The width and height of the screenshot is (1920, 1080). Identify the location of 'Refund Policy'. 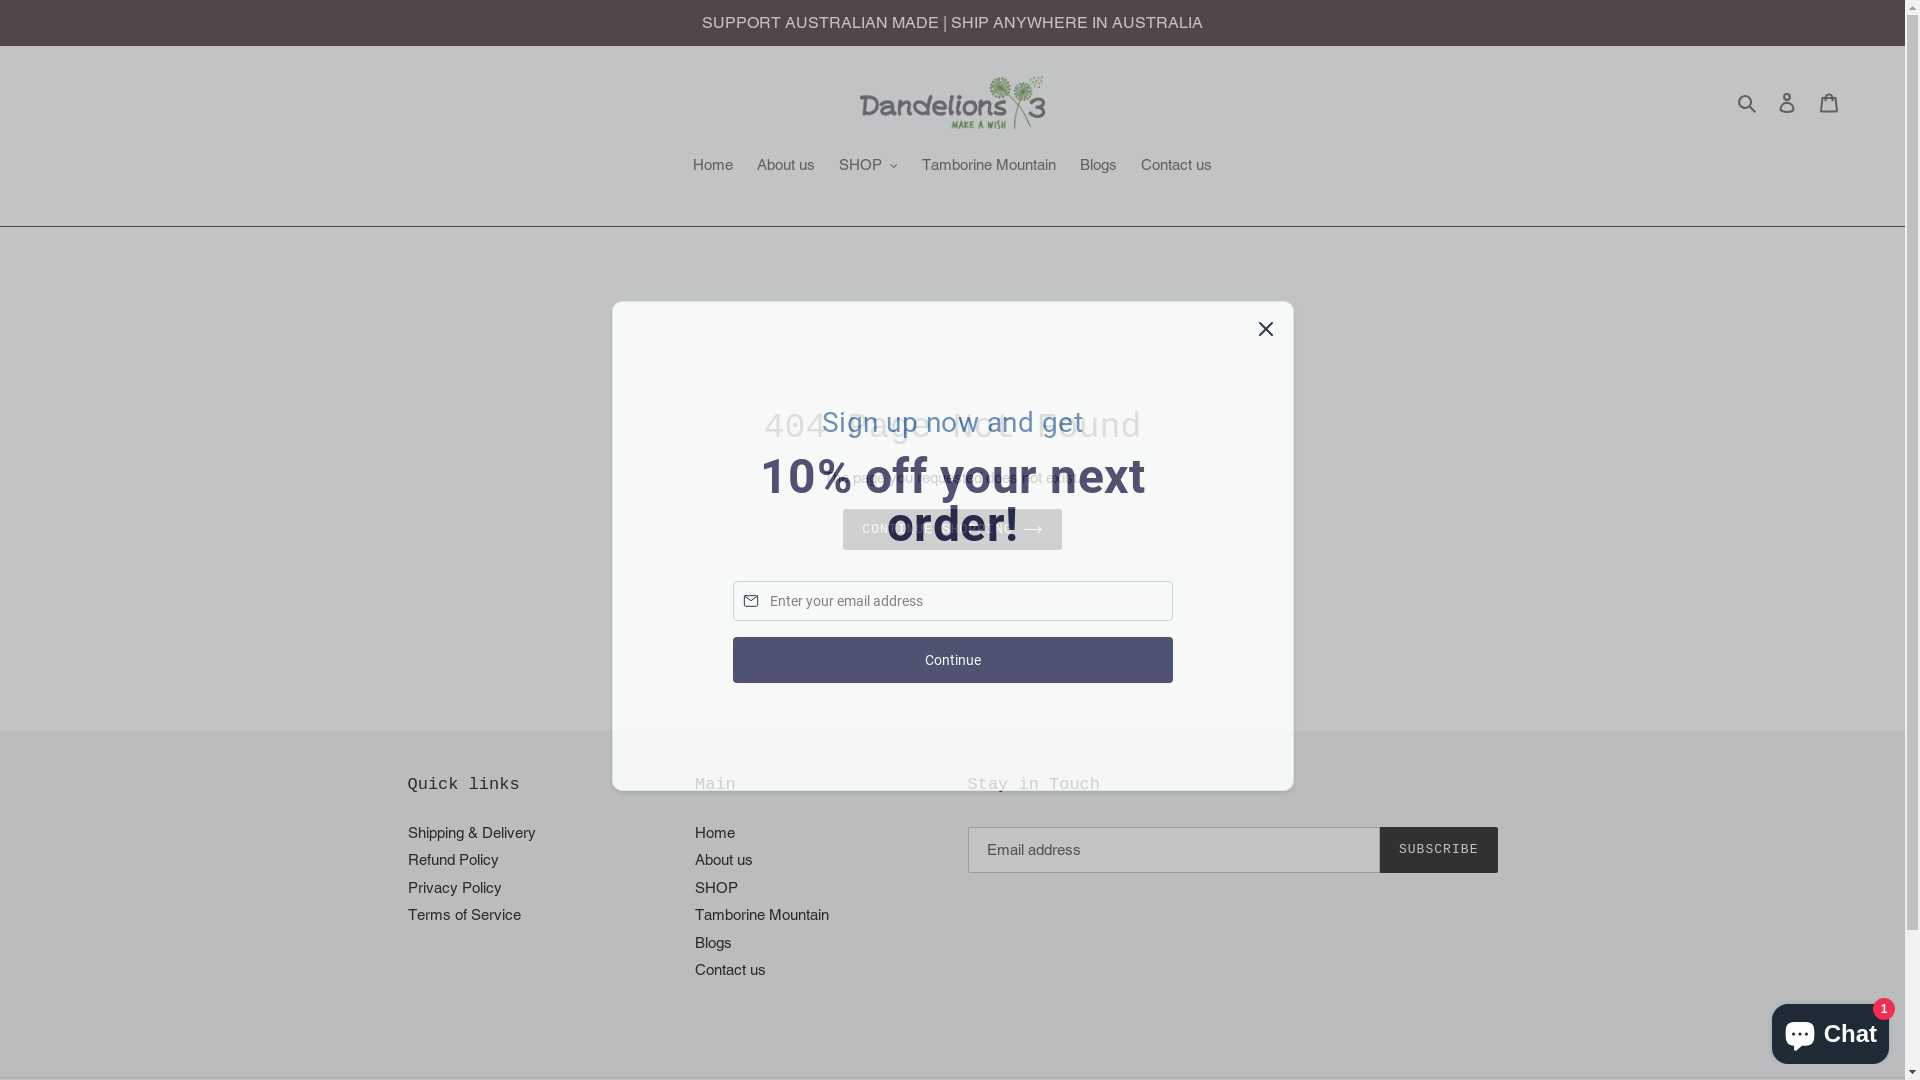
(452, 858).